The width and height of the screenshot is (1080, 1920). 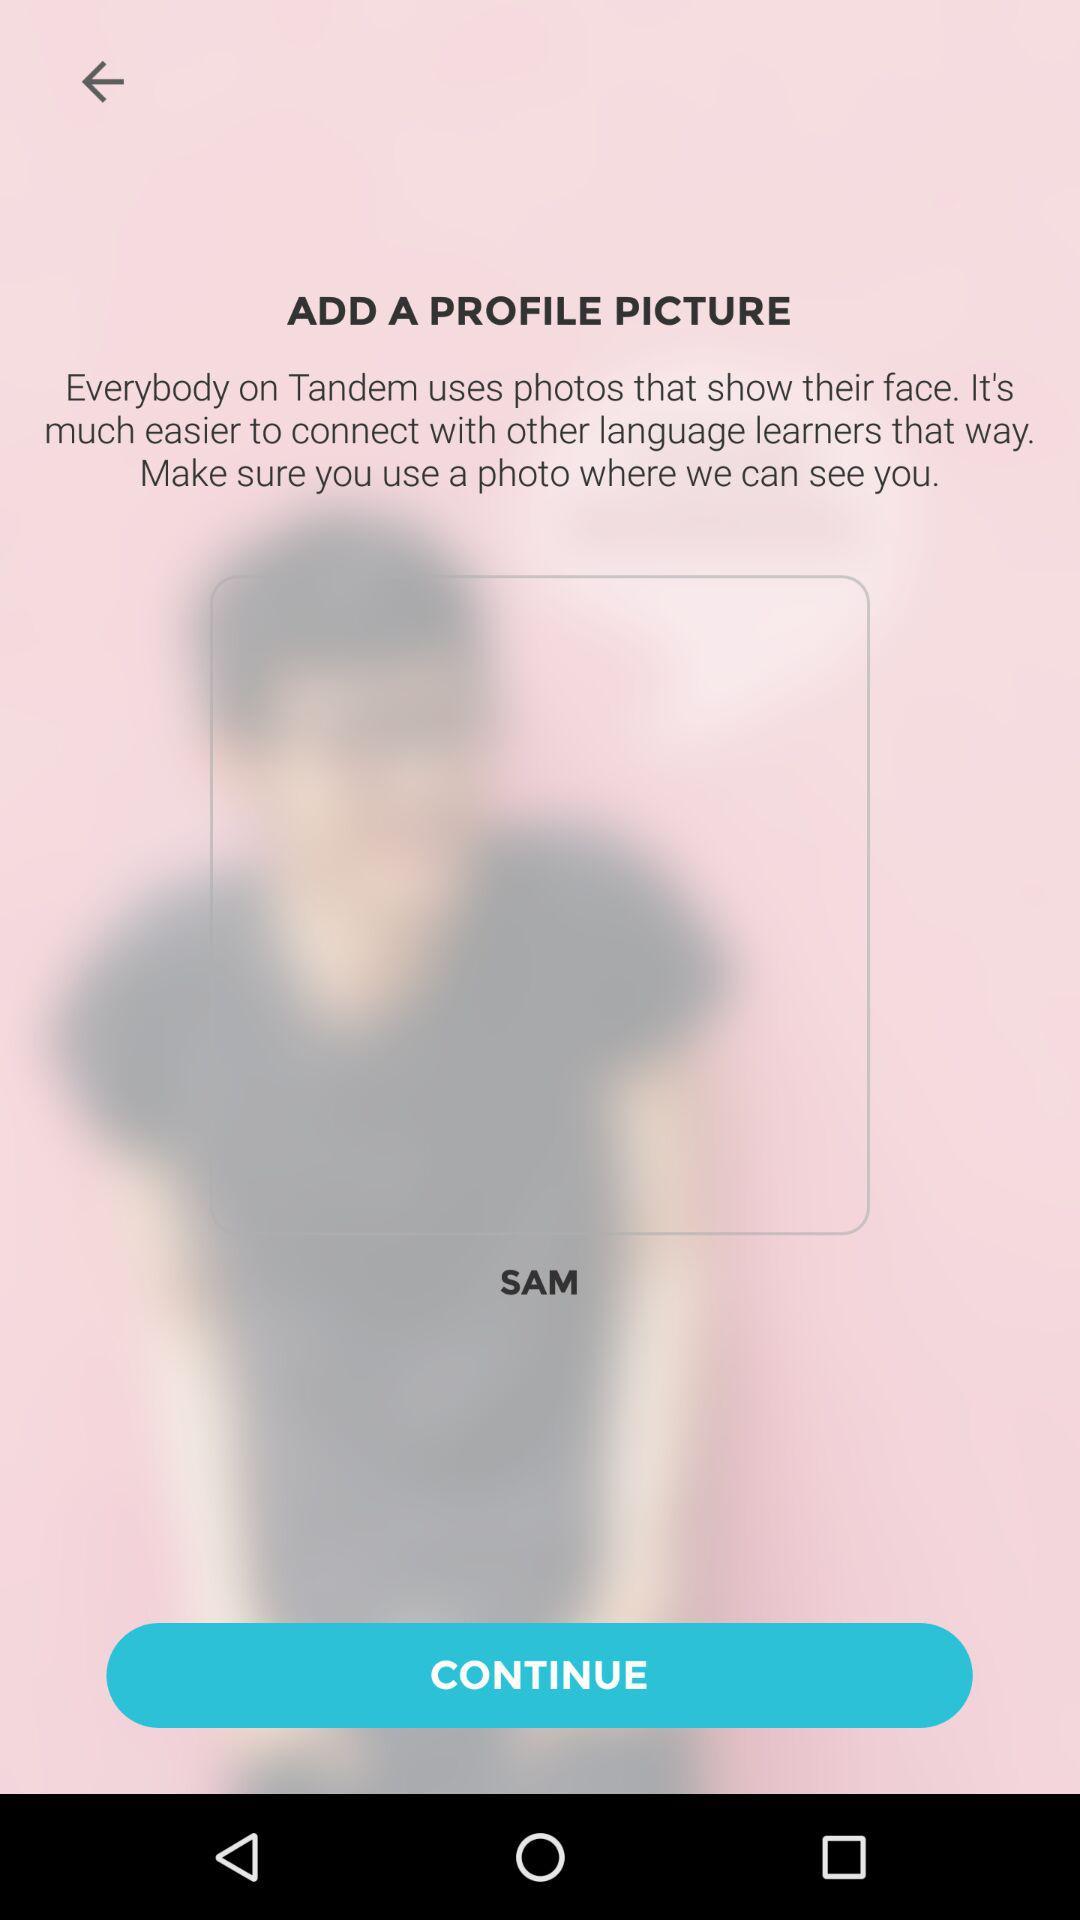 I want to click on the arrow_backward icon, so click(x=102, y=80).